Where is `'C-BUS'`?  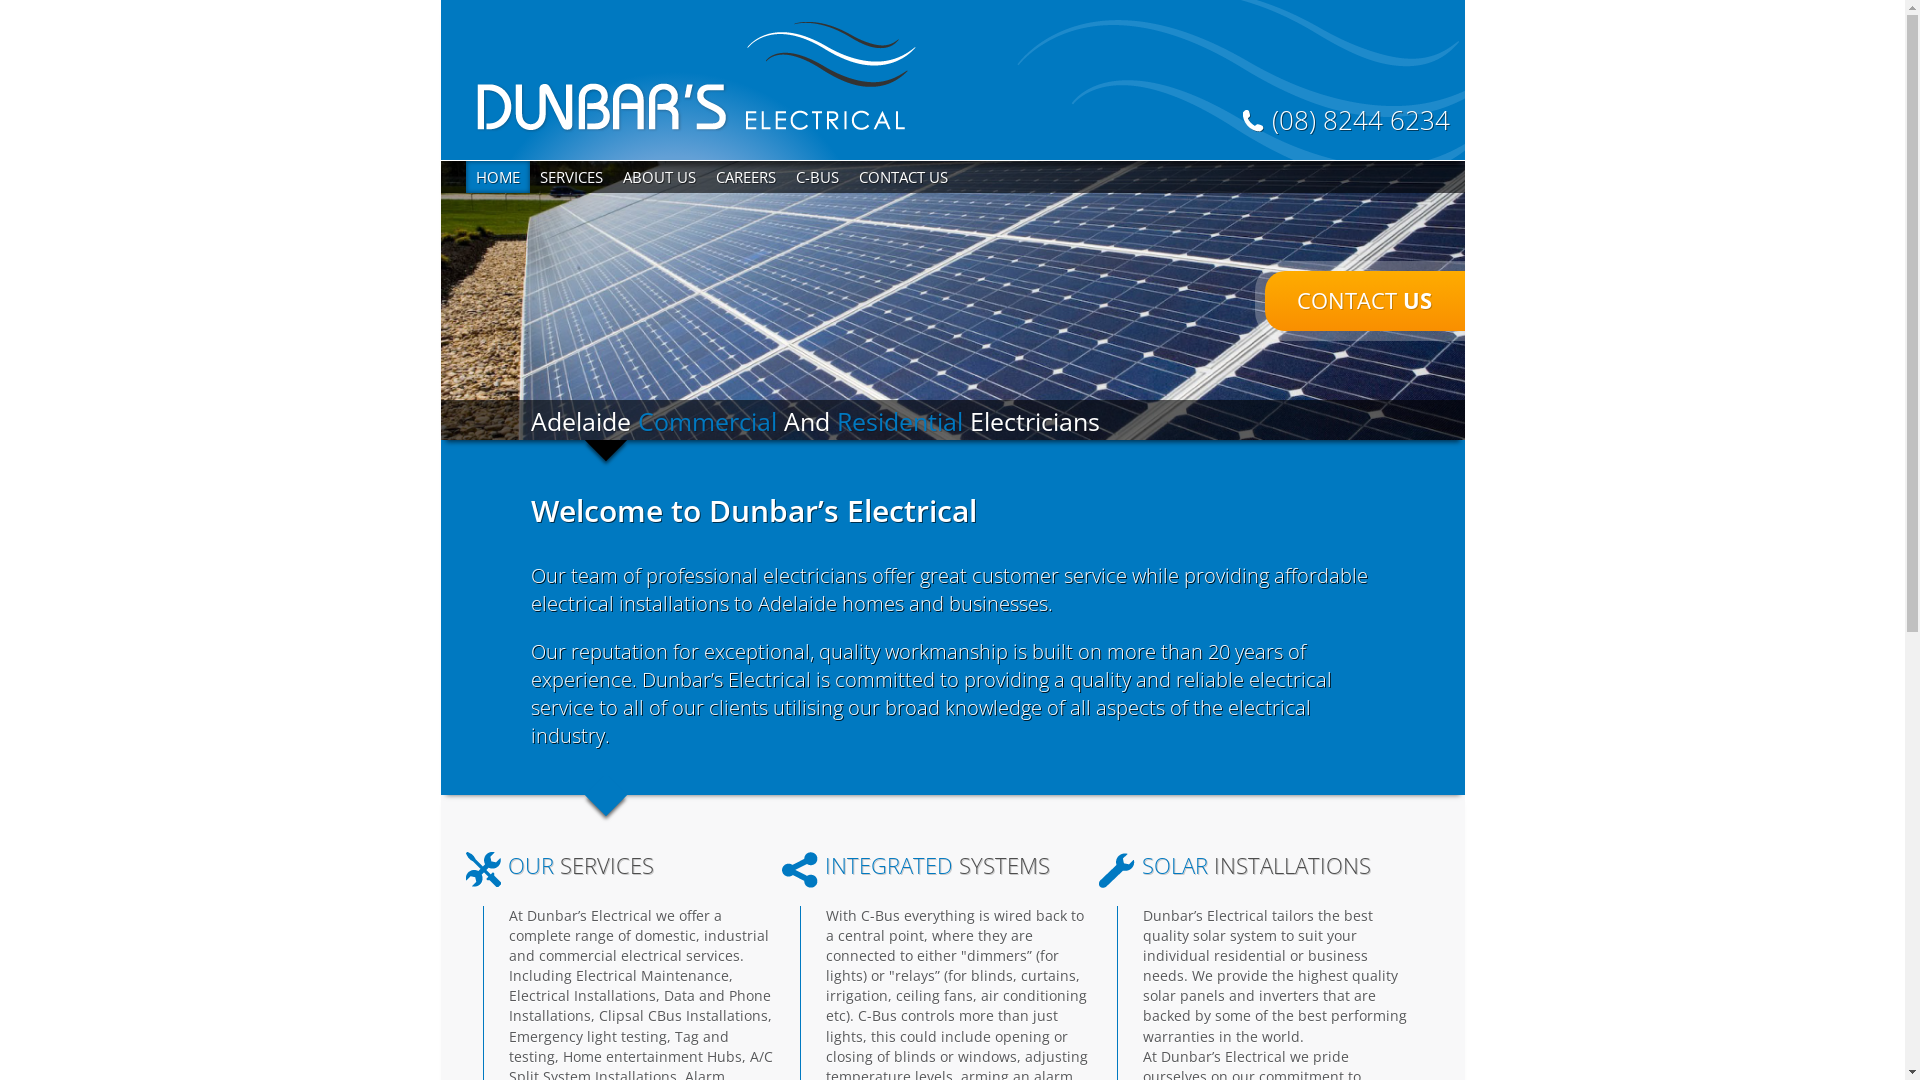
'C-BUS' is located at coordinates (817, 176).